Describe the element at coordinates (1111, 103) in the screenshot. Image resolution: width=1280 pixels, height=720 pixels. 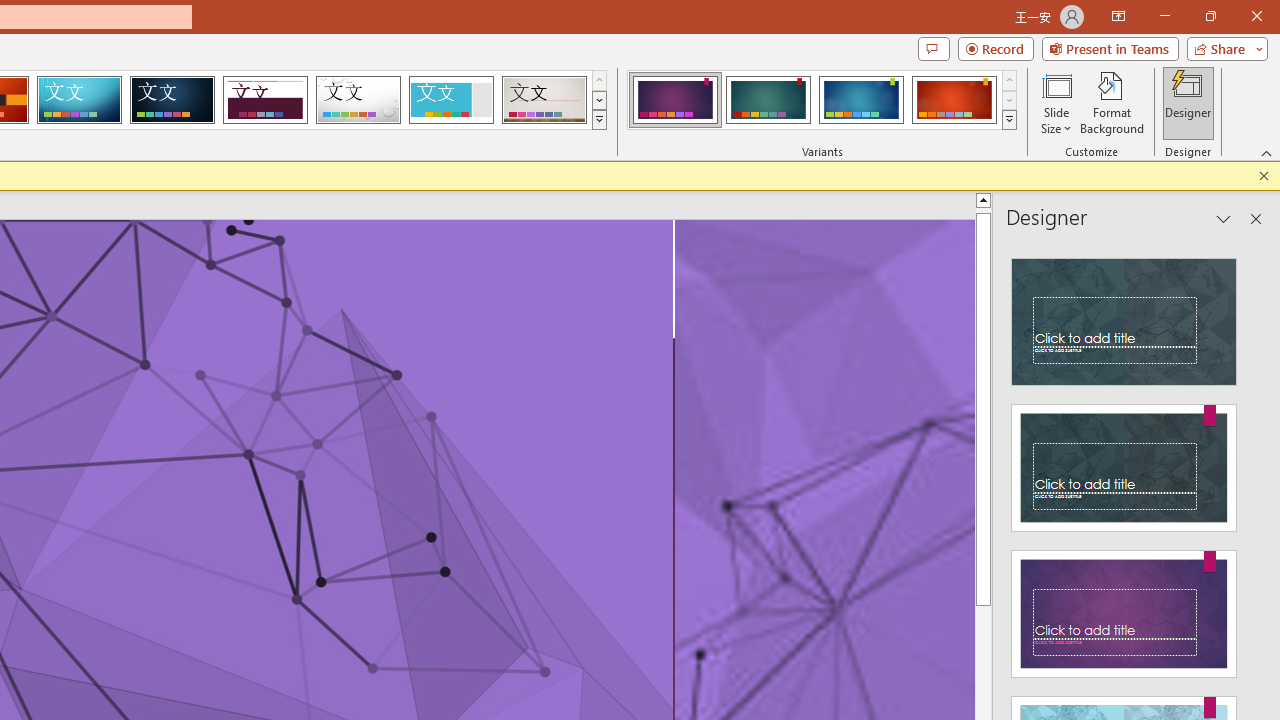
I see `'Format Background'` at that location.